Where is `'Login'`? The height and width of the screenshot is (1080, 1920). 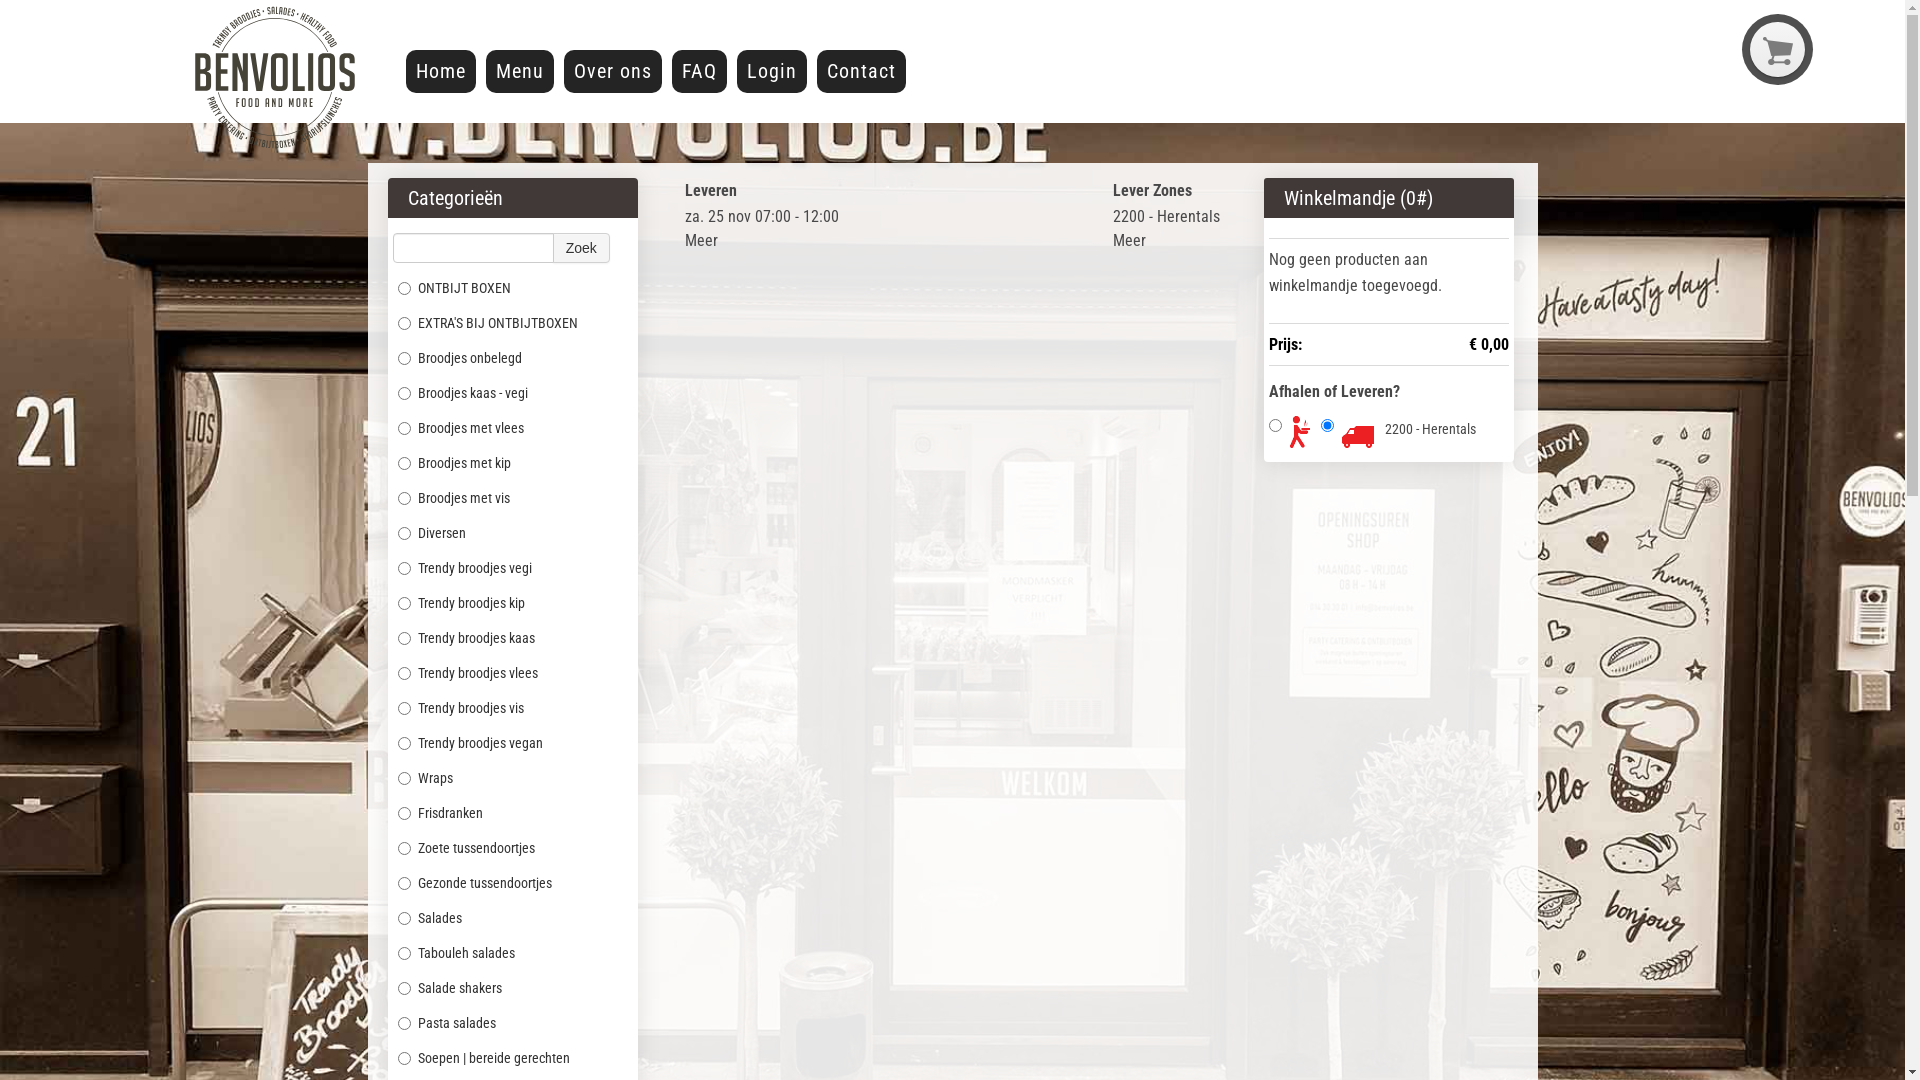 'Login' is located at coordinates (736, 70).